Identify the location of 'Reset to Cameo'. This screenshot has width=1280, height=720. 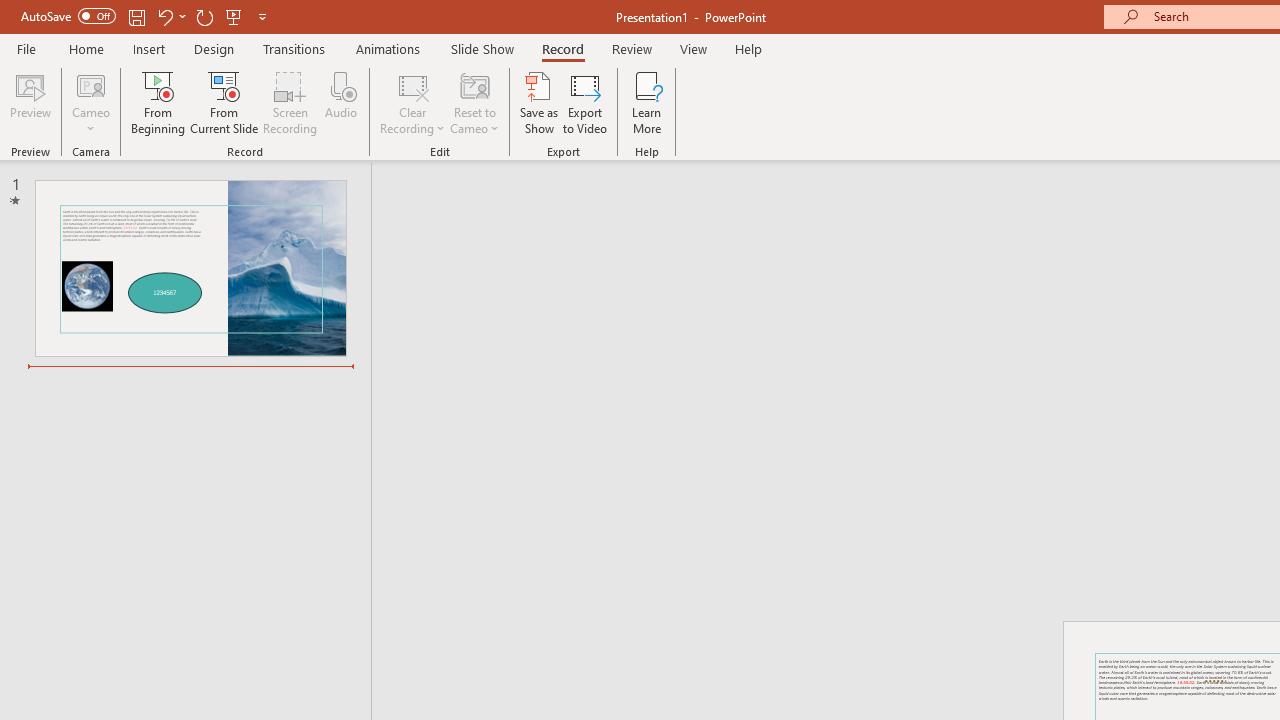
(473, 103).